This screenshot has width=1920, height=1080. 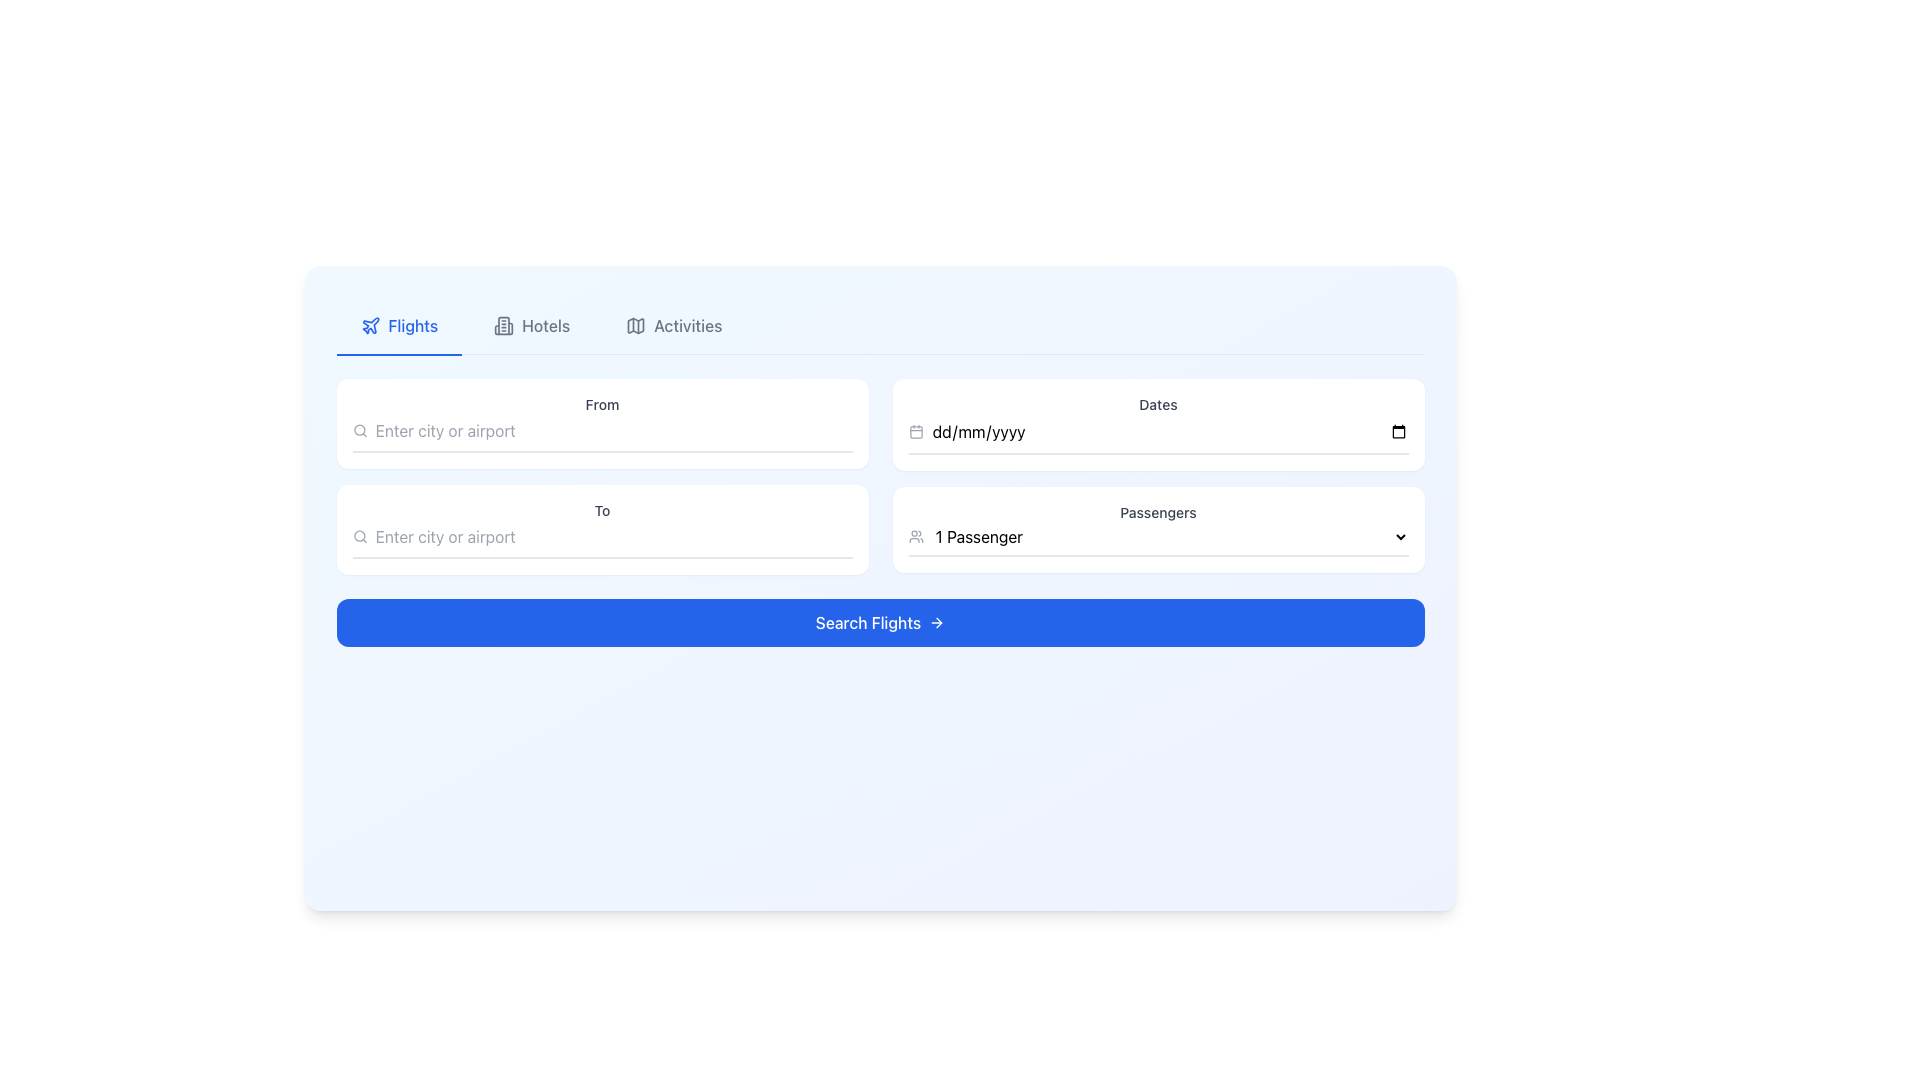 What do you see at coordinates (504, 325) in the screenshot?
I see `the building icon within the SVG navigation bar that serves as a visual cue for 'Hotels'` at bounding box center [504, 325].